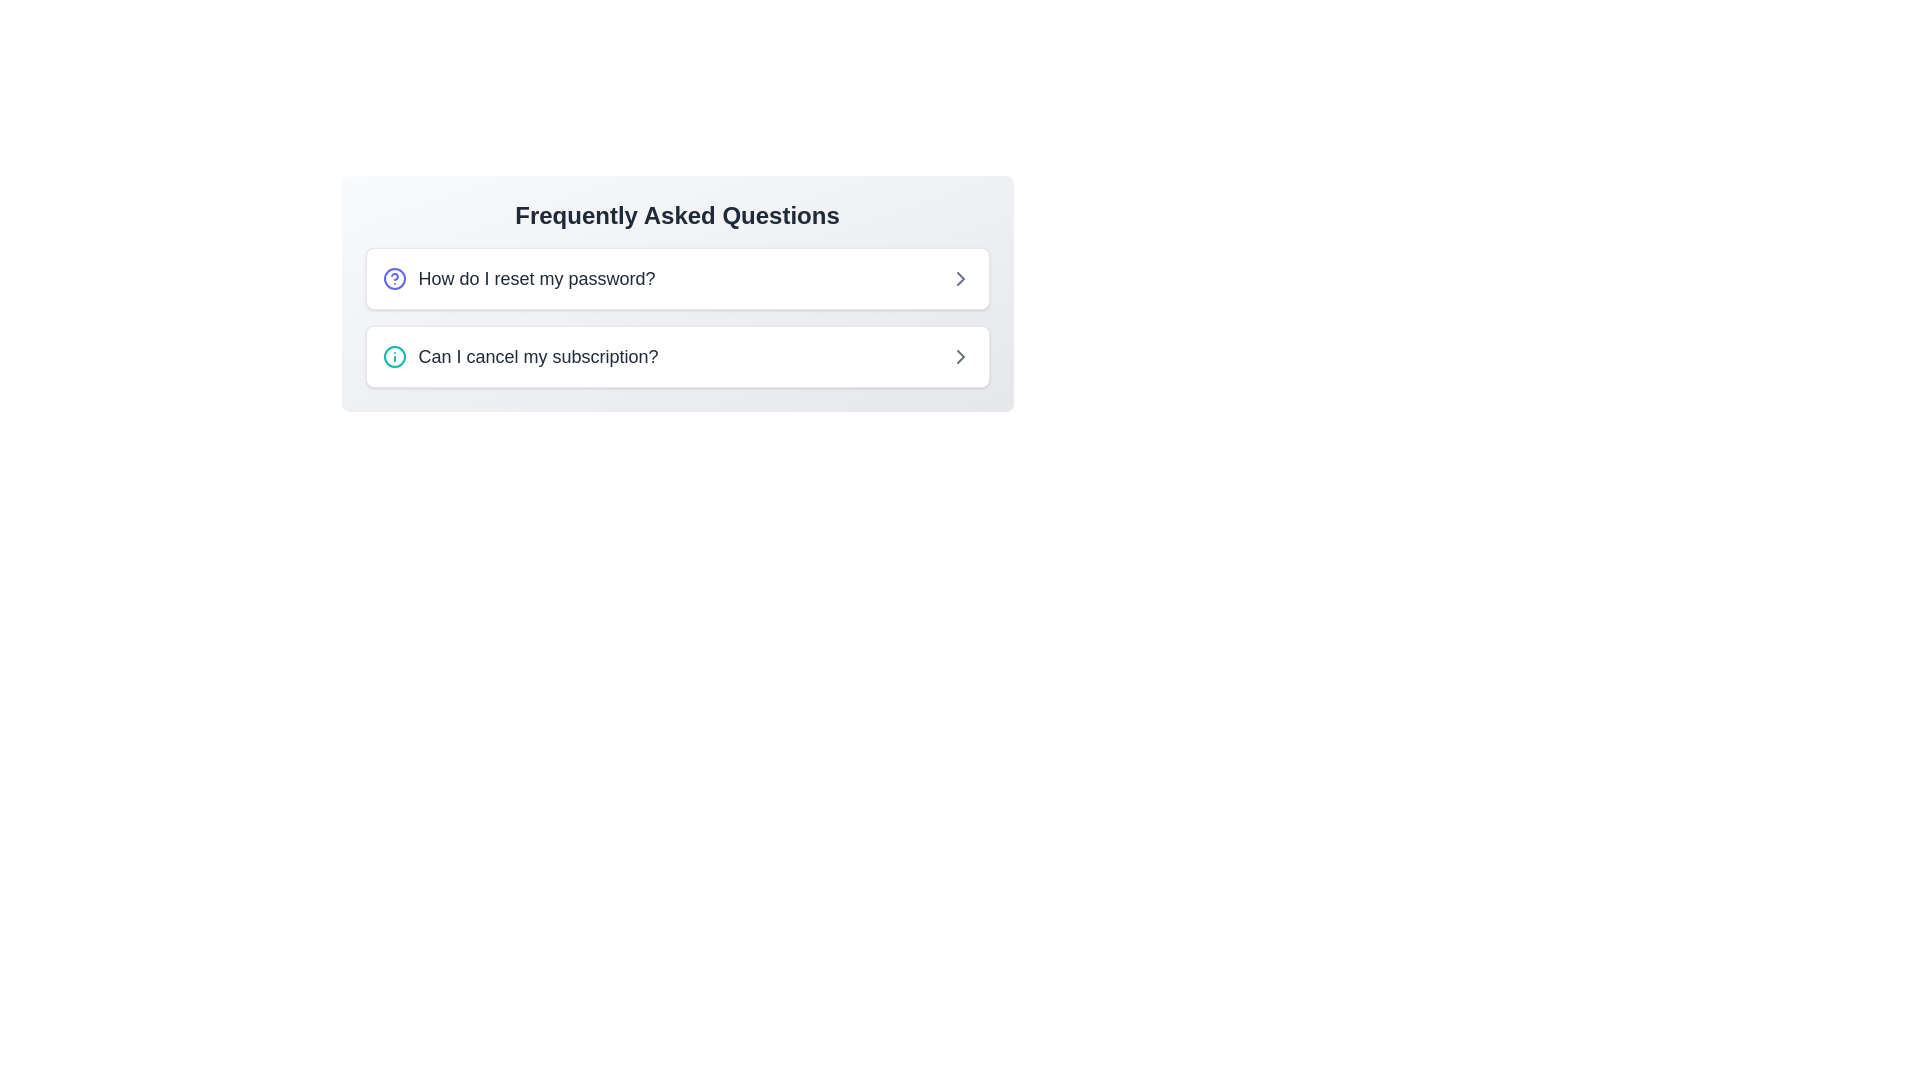  Describe the element at coordinates (538, 356) in the screenshot. I see `the FAQ question text label that displays information about subscription cancellation` at that location.